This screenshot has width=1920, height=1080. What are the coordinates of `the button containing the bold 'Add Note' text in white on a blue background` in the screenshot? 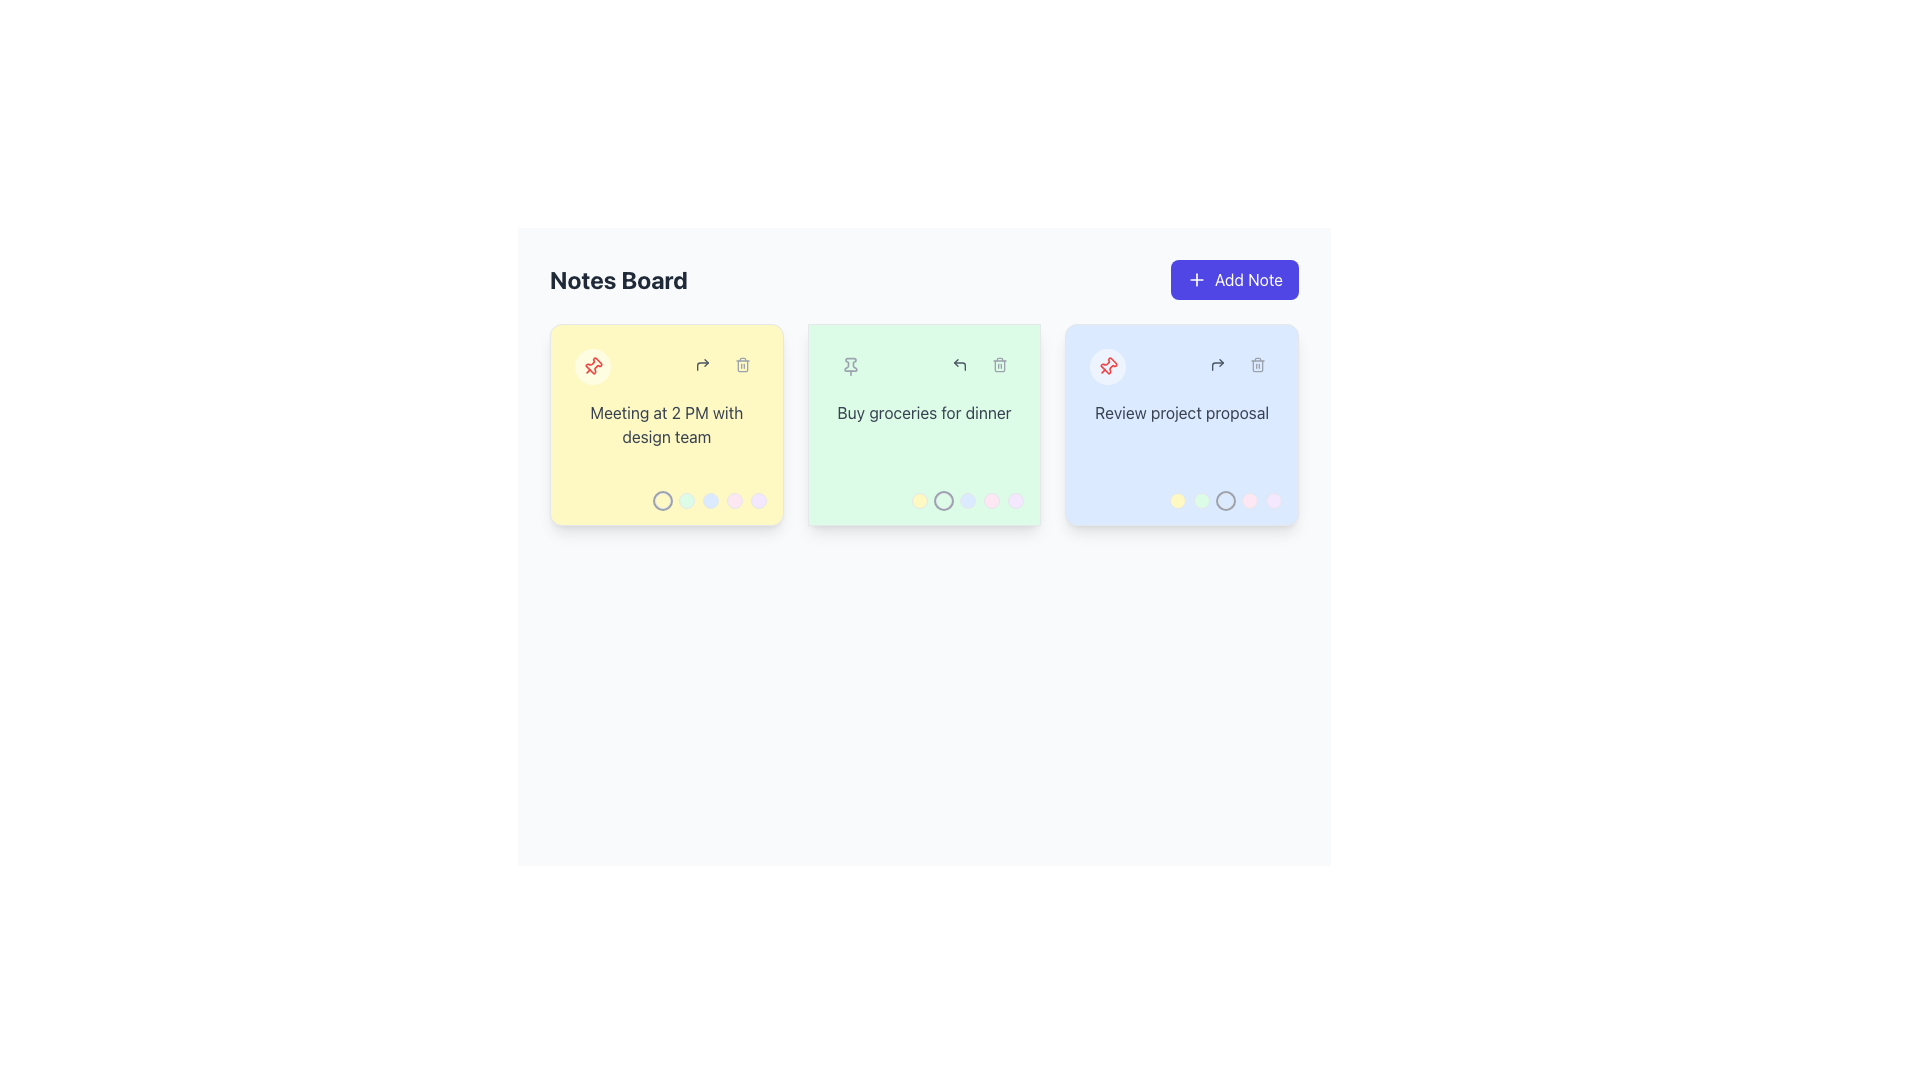 It's located at (1247, 280).